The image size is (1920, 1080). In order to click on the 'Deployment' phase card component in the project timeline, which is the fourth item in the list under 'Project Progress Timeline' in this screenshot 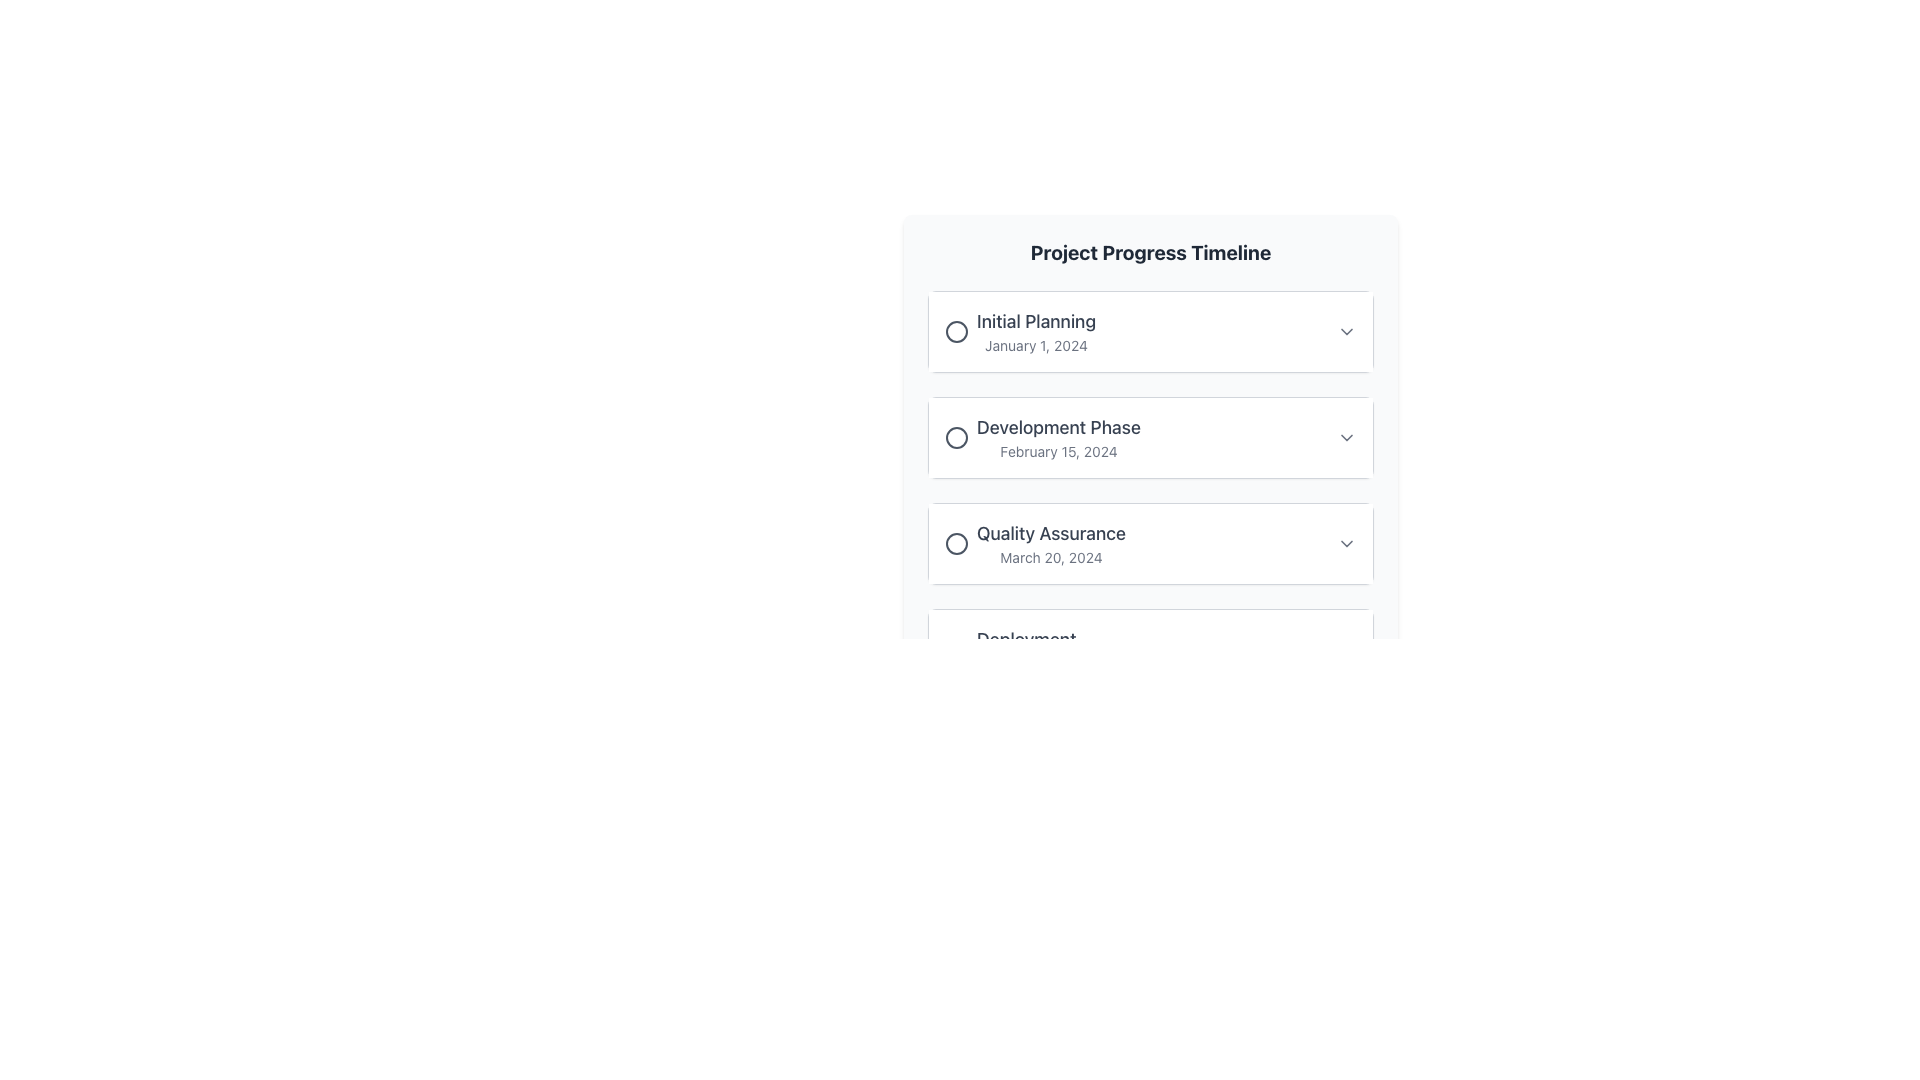, I will do `click(1151, 650)`.